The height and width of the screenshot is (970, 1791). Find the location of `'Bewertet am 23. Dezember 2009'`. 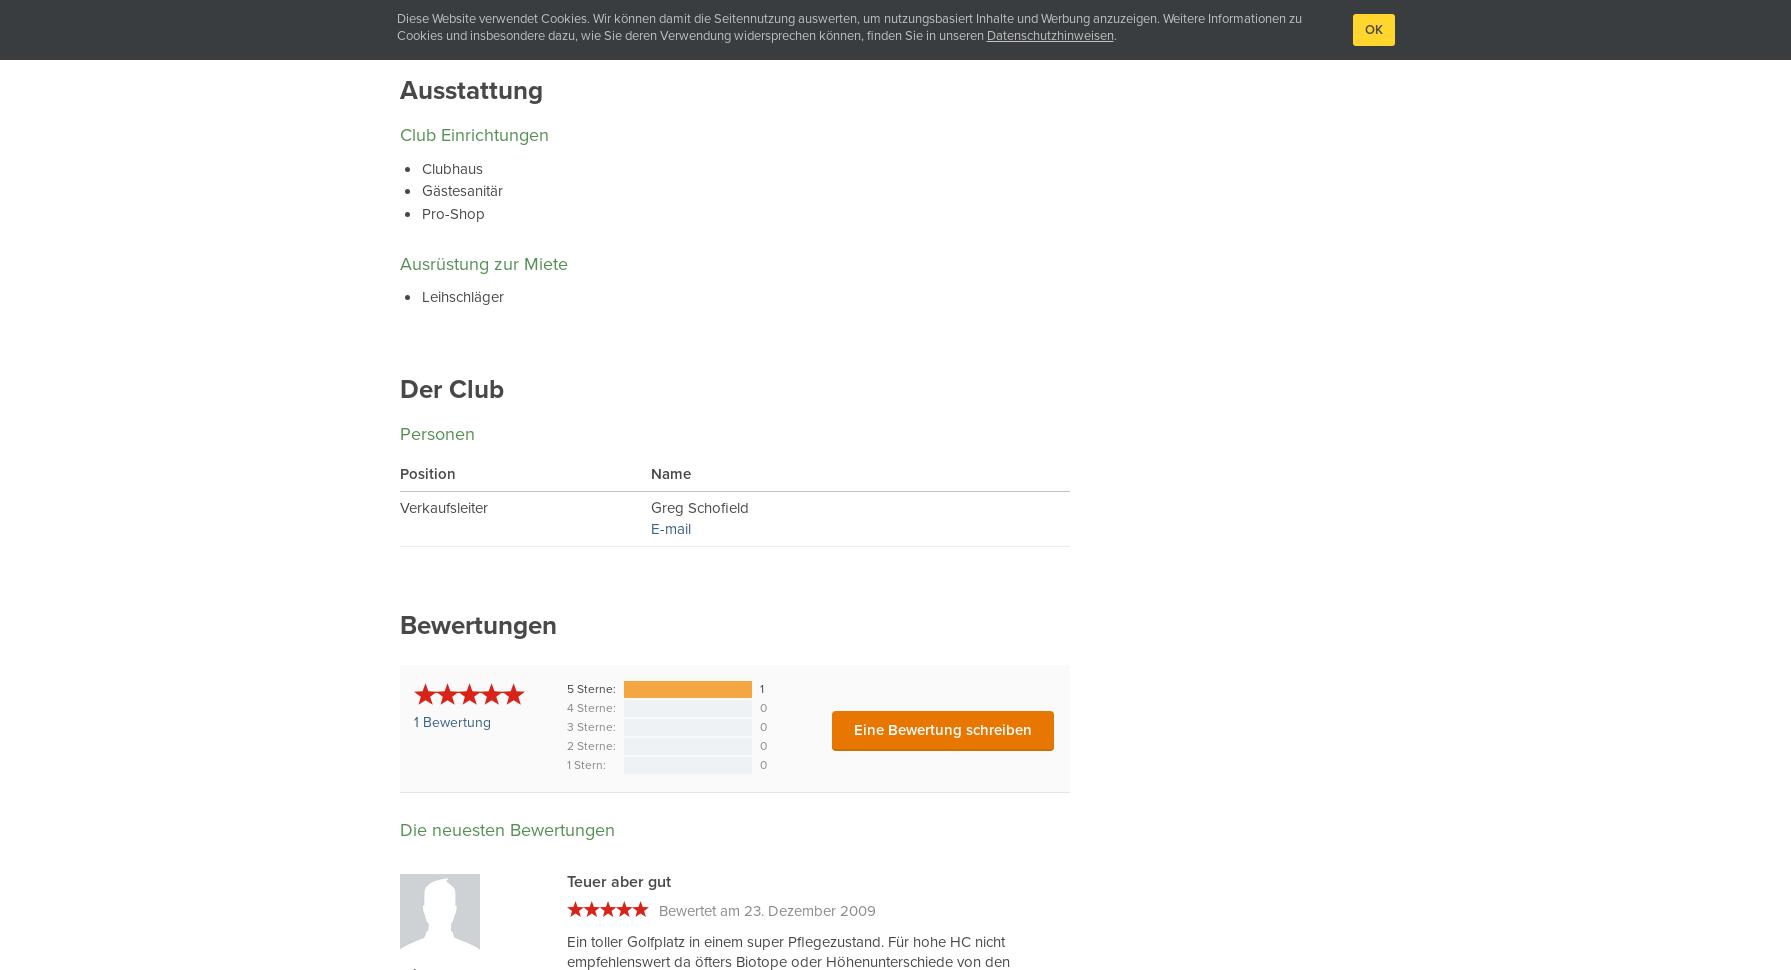

'Bewertet am 23. Dezember 2009' is located at coordinates (767, 911).